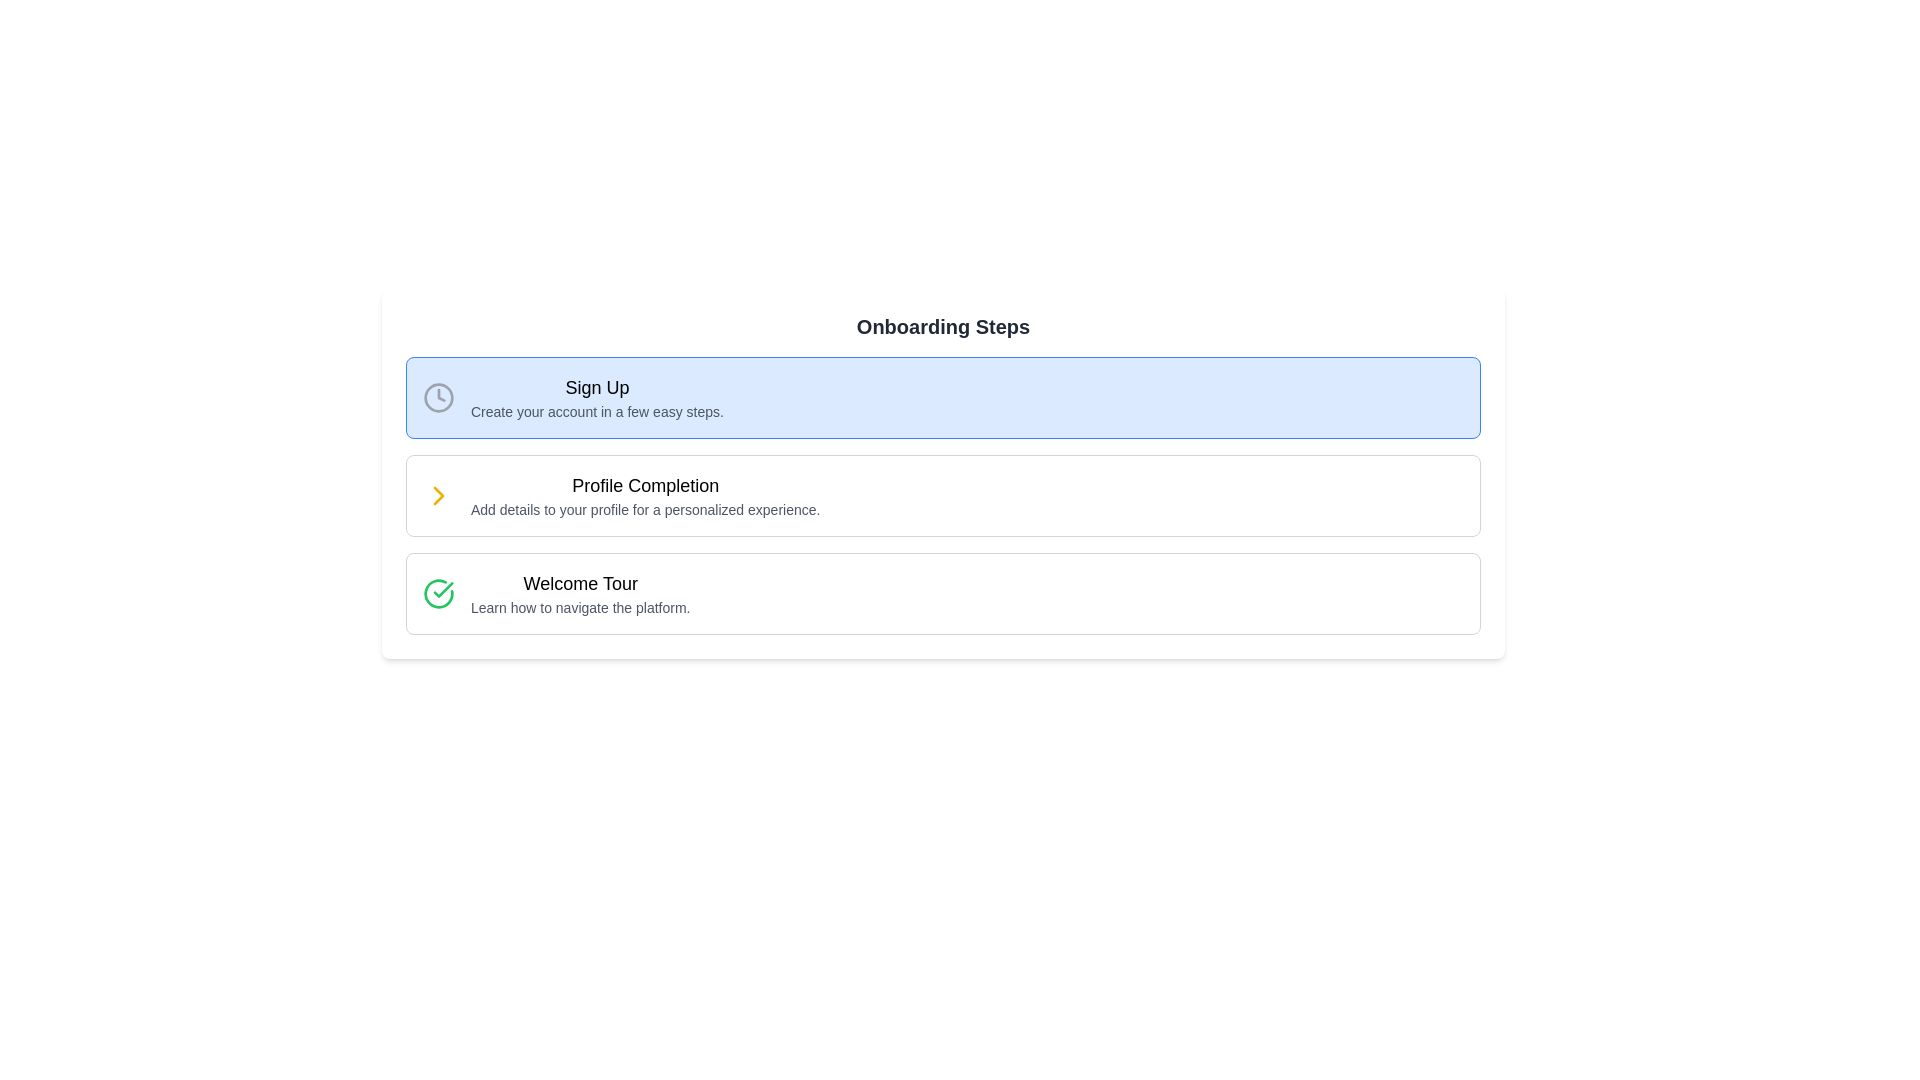 The image size is (1920, 1080). Describe the element at coordinates (579, 593) in the screenshot. I see `the informational text block titled 'Welcome Tour' that provides a subtitle 'Learn how to navigate the platform.' in the onboarding process` at that location.